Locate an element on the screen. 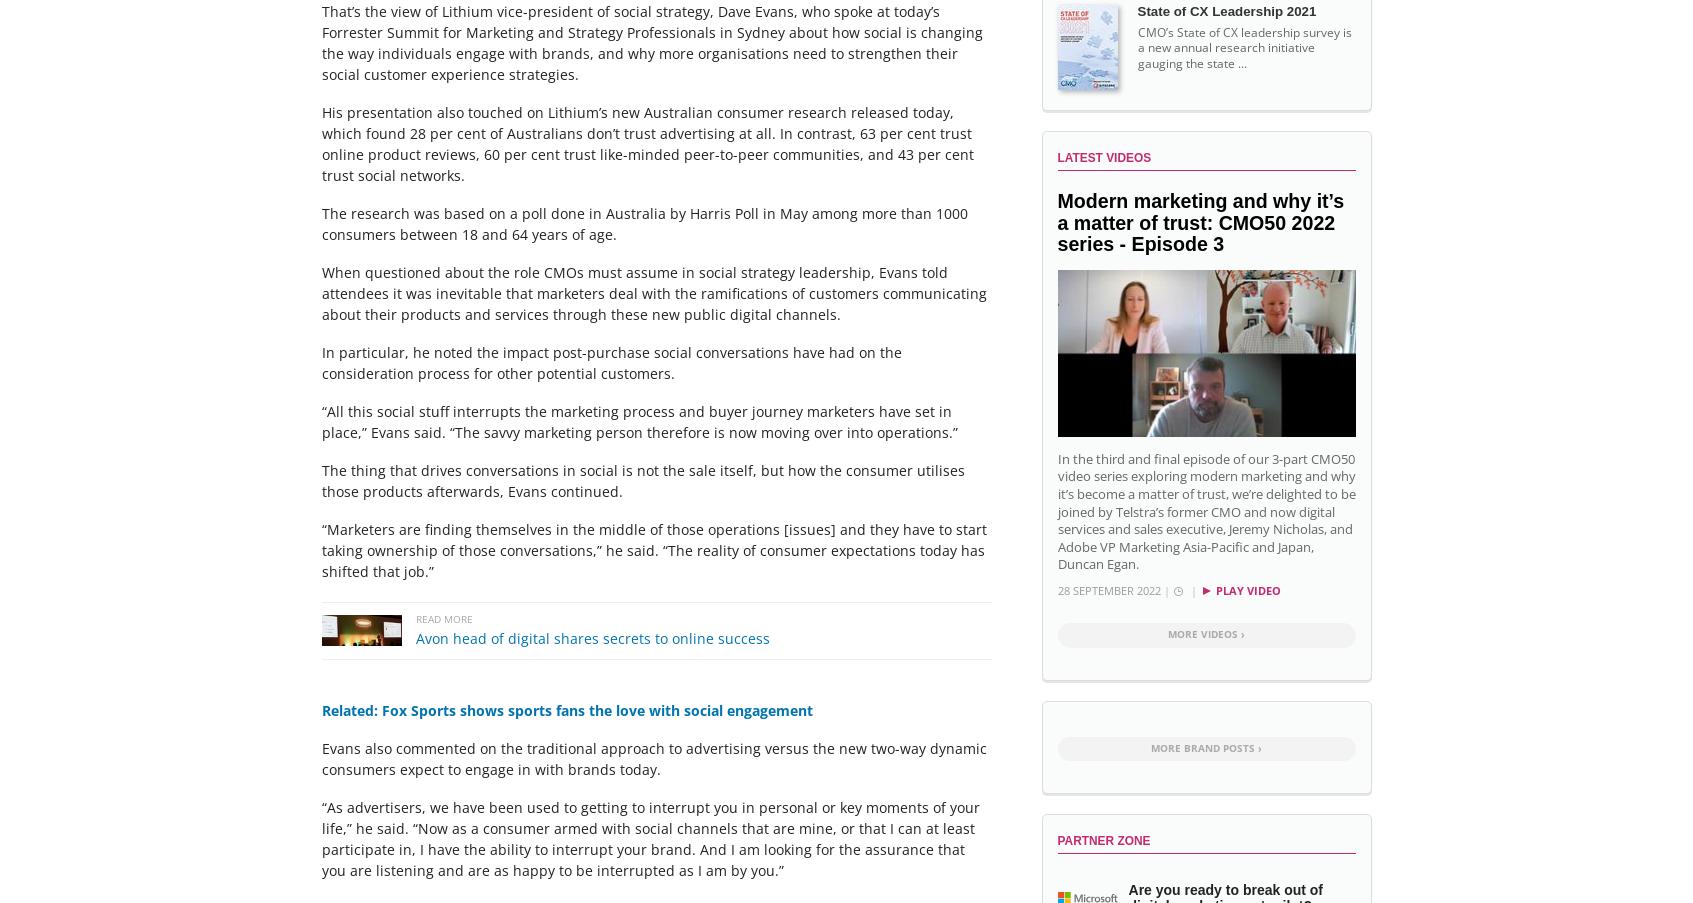  'Modern marketing and why it’s a matter of trust: CMO50 2022 series - Episode 3' is located at coordinates (1199, 222).